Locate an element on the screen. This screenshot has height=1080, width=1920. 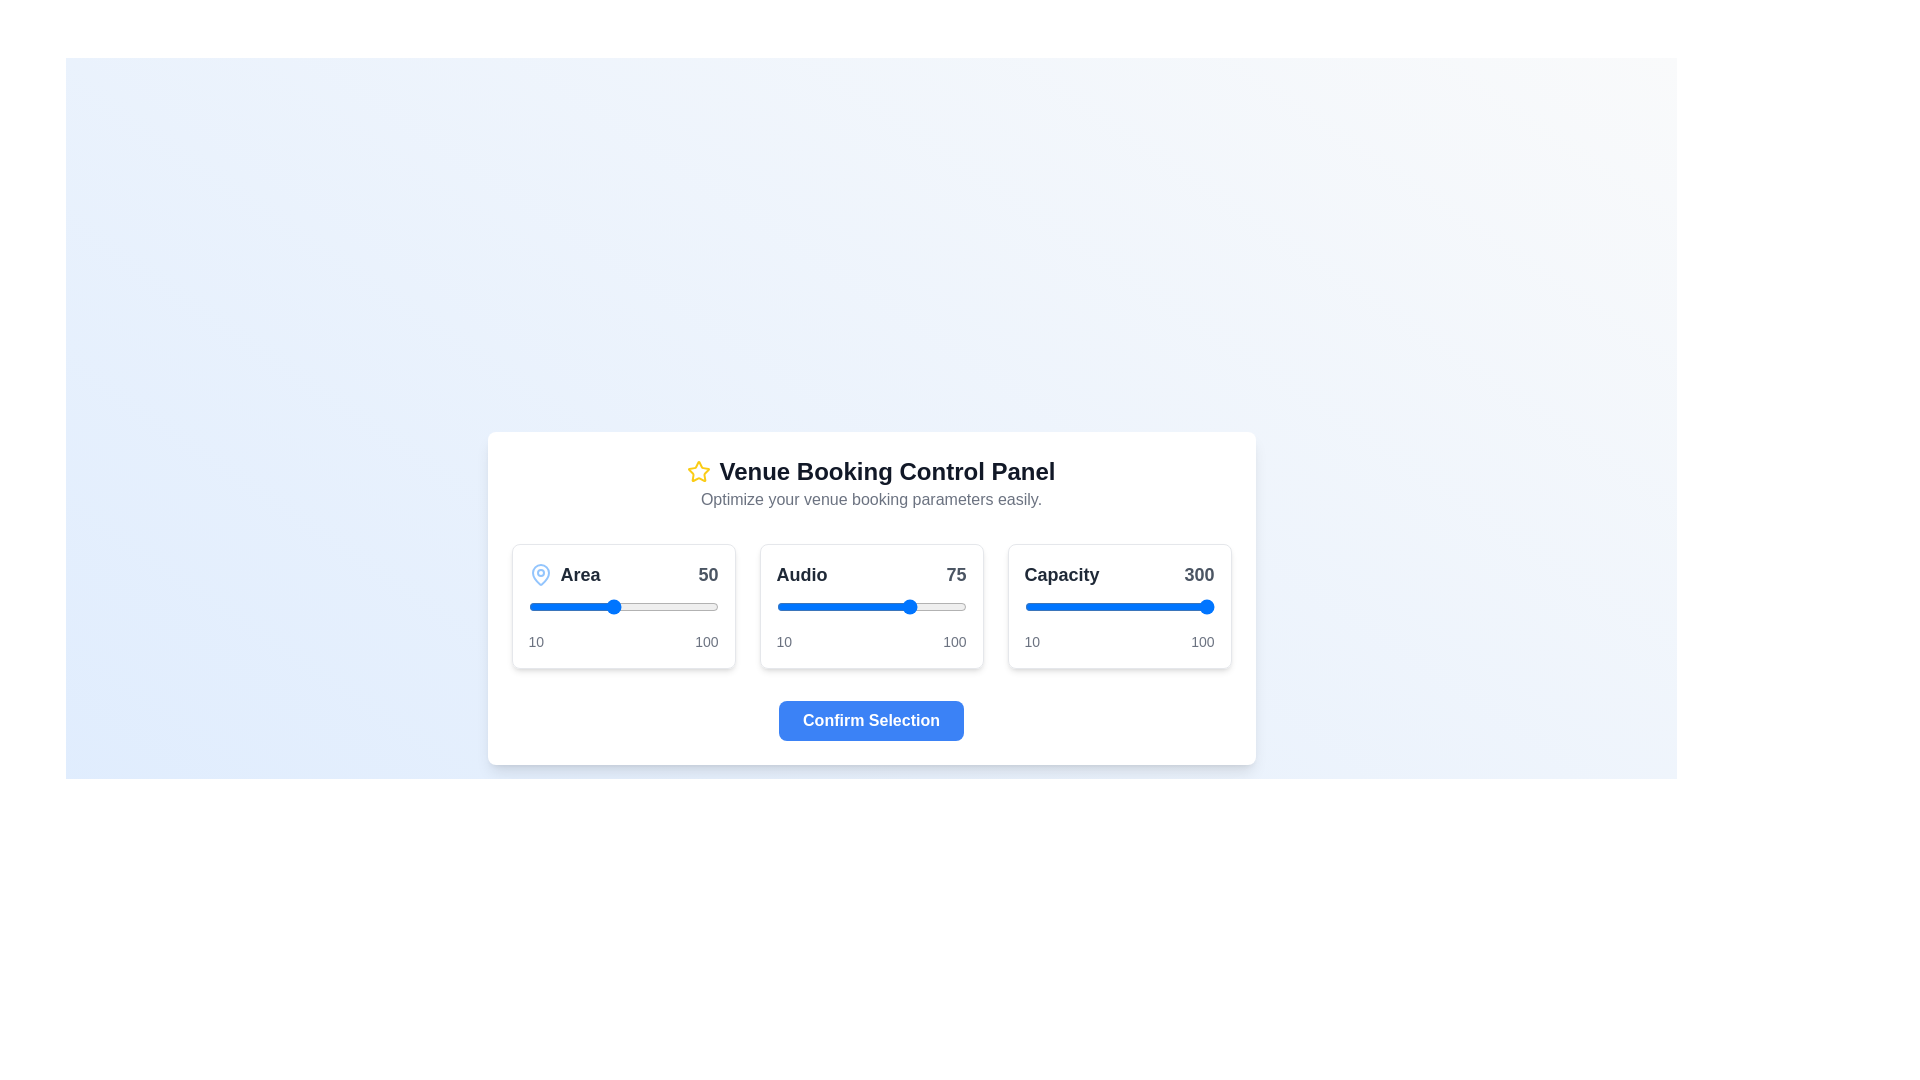
the Audio slider, which is a horizontal slider with a gradient from green to blue, located centrally in the 'Audio' section below 'Audio 75' and above the range indicators '10 100' is located at coordinates (871, 605).